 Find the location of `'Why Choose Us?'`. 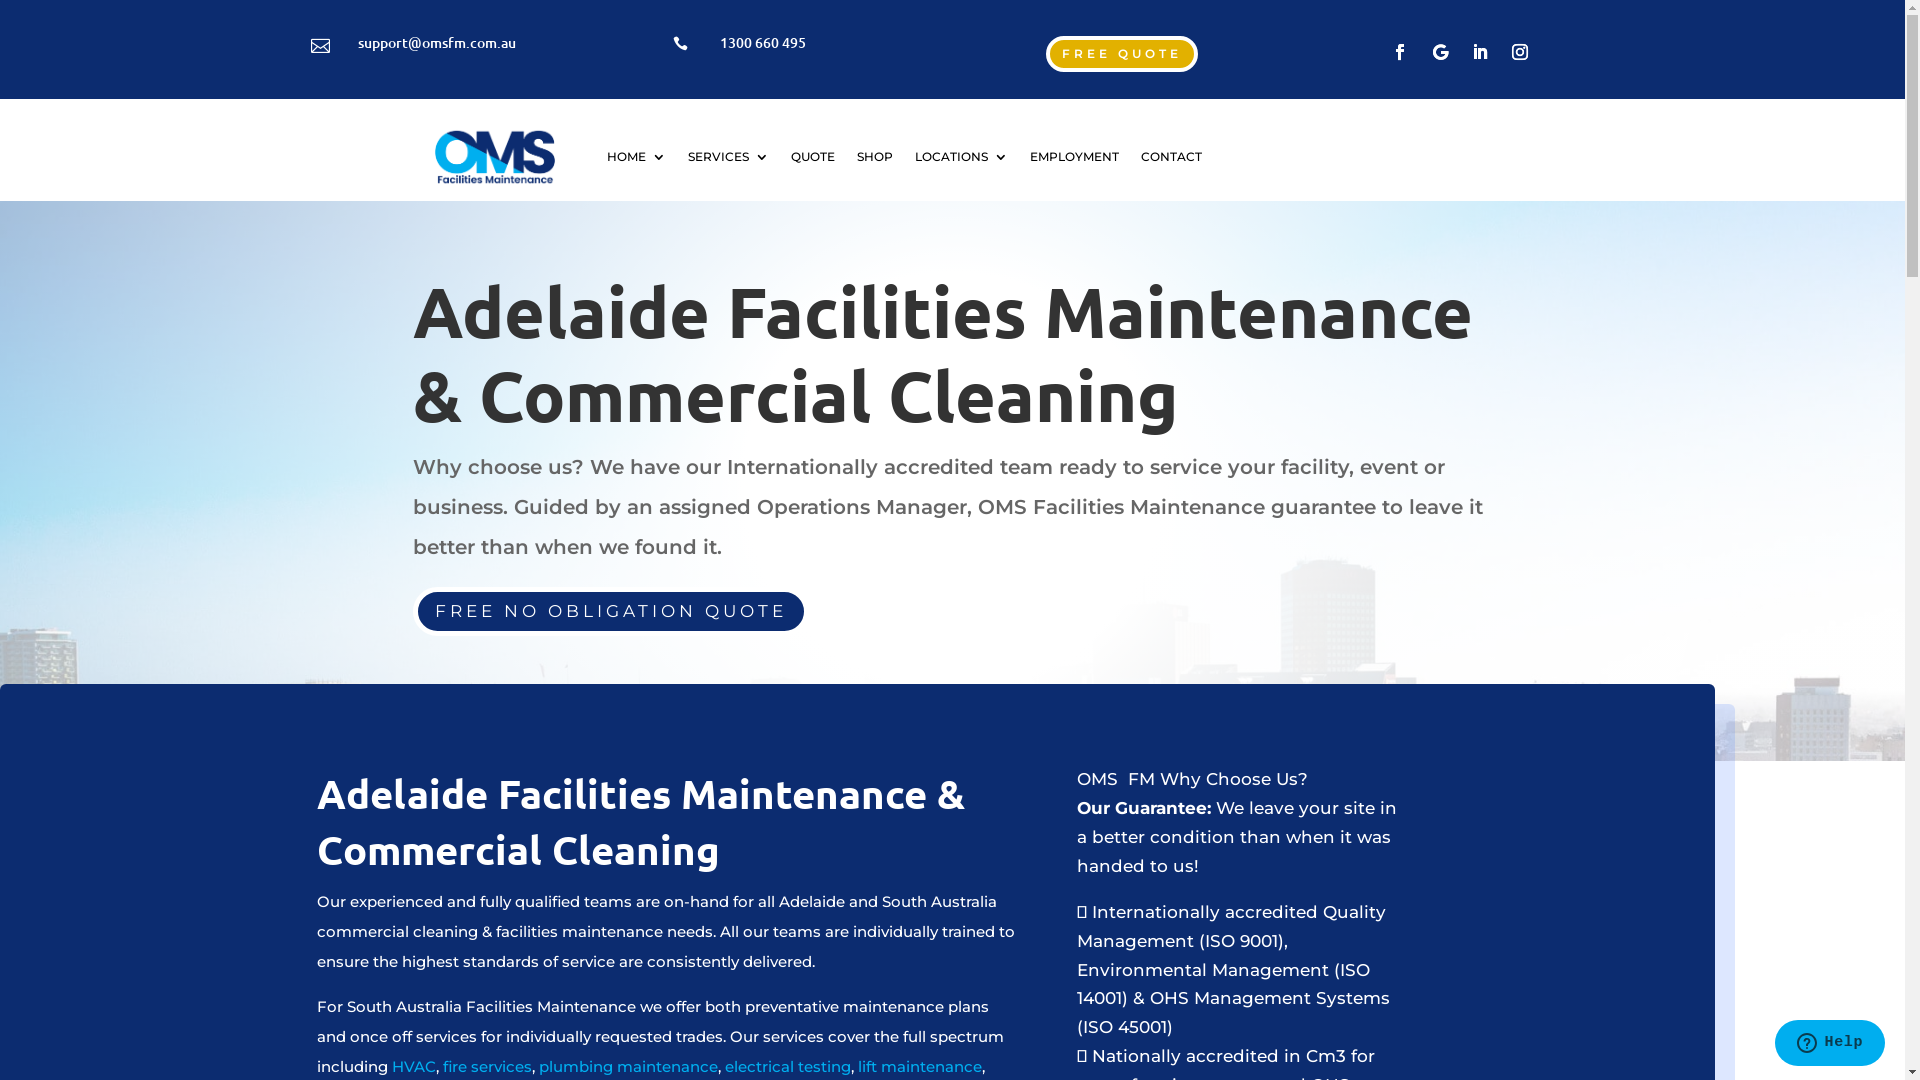

'Why Choose Us?' is located at coordinates (1232, 778).